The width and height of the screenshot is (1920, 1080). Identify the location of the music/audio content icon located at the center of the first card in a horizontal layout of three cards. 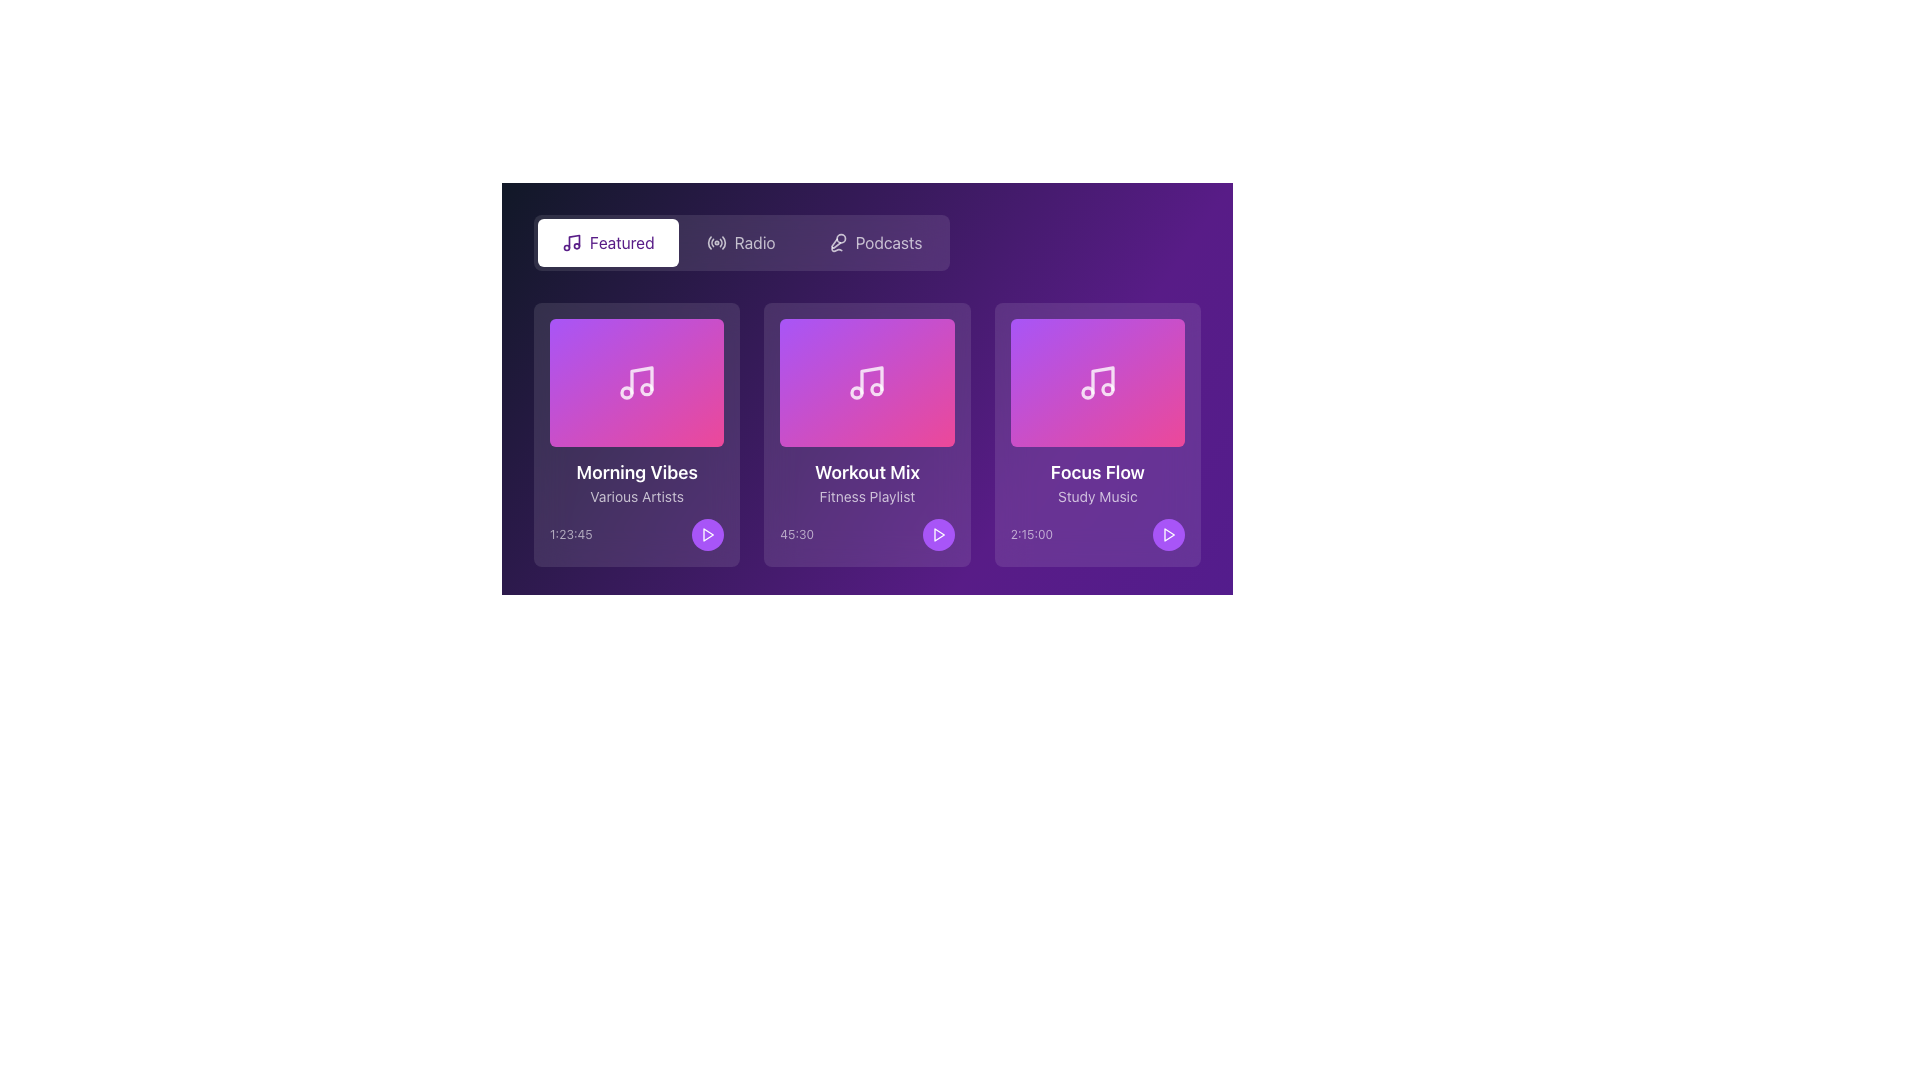
(636, 382).